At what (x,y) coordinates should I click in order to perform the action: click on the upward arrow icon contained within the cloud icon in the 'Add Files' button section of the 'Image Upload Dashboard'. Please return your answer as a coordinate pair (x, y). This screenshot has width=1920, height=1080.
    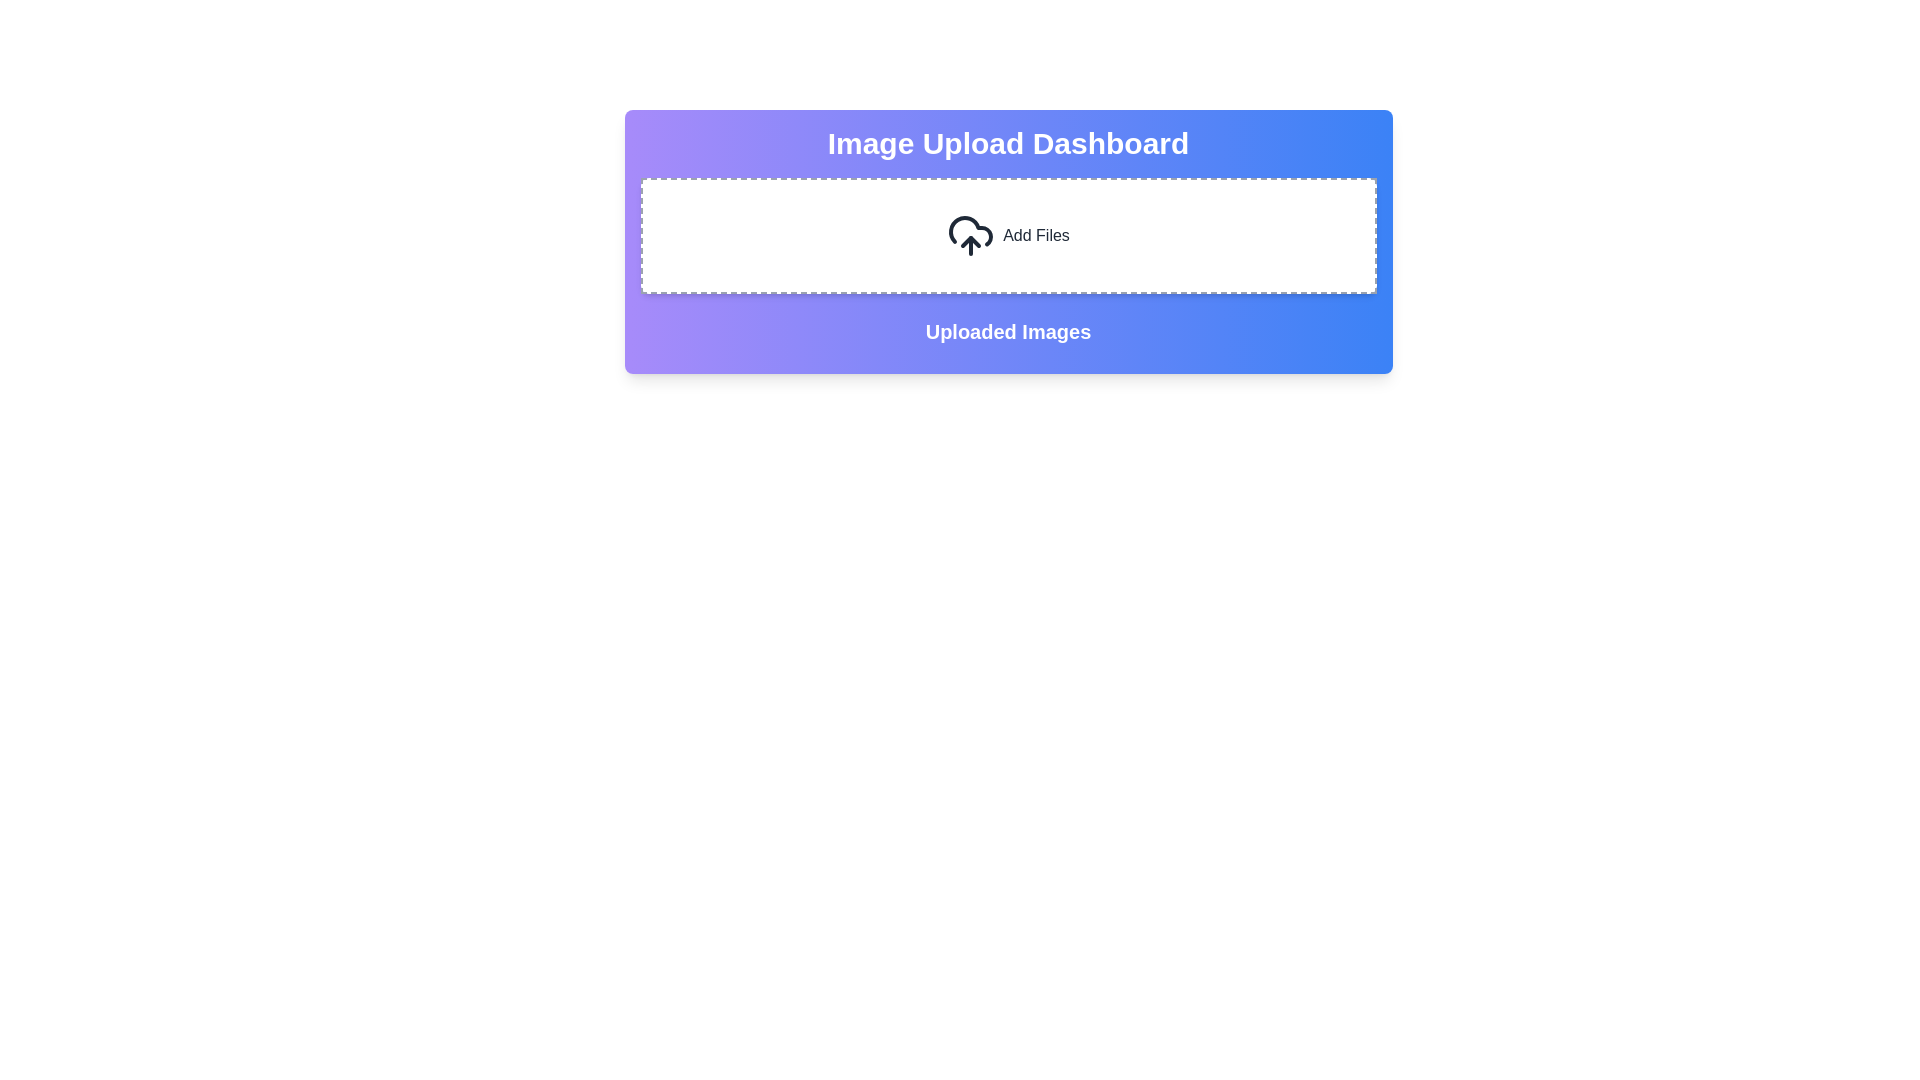
    Looking at the image, I should click on (971, 241).